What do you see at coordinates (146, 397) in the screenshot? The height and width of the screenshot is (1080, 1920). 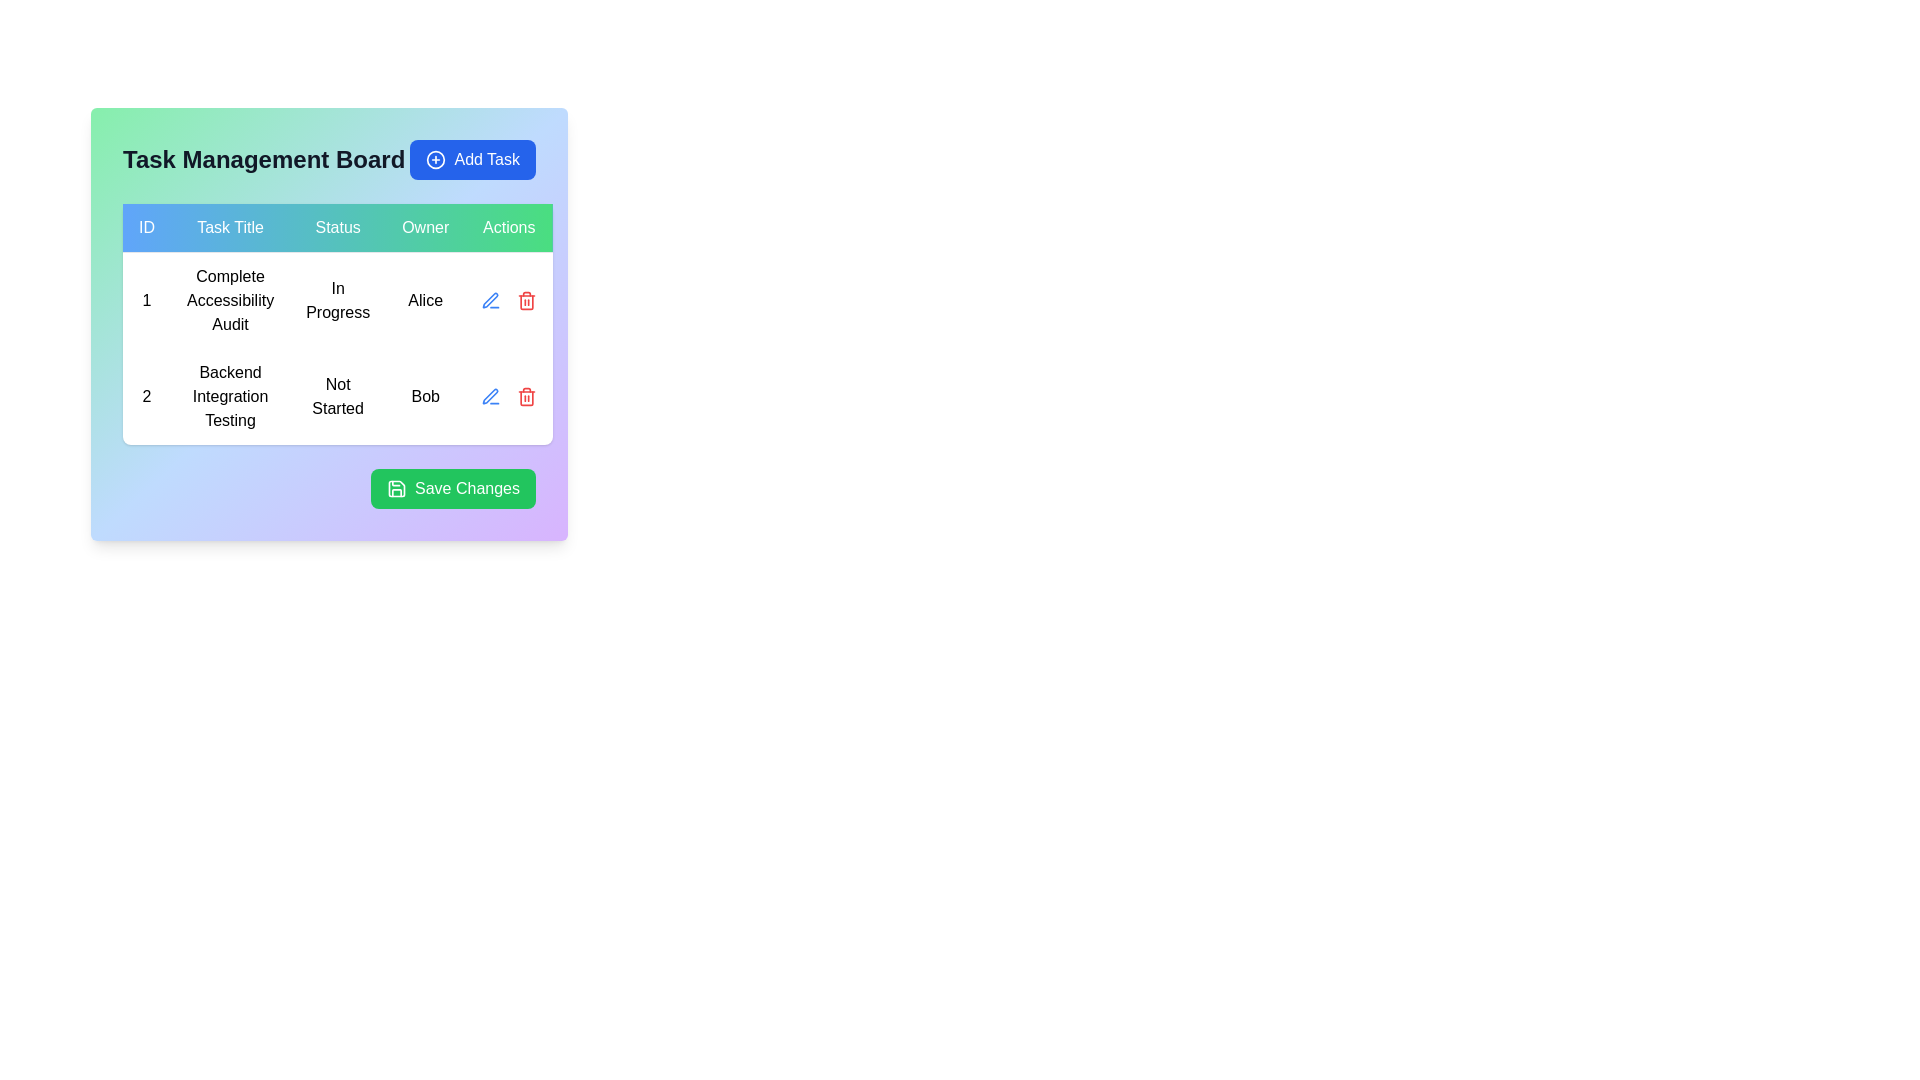 I see `the numeric label displaying the number '2' in the first column of the table, located in the second row beneath the '1'` at bounding box center [146, 397].